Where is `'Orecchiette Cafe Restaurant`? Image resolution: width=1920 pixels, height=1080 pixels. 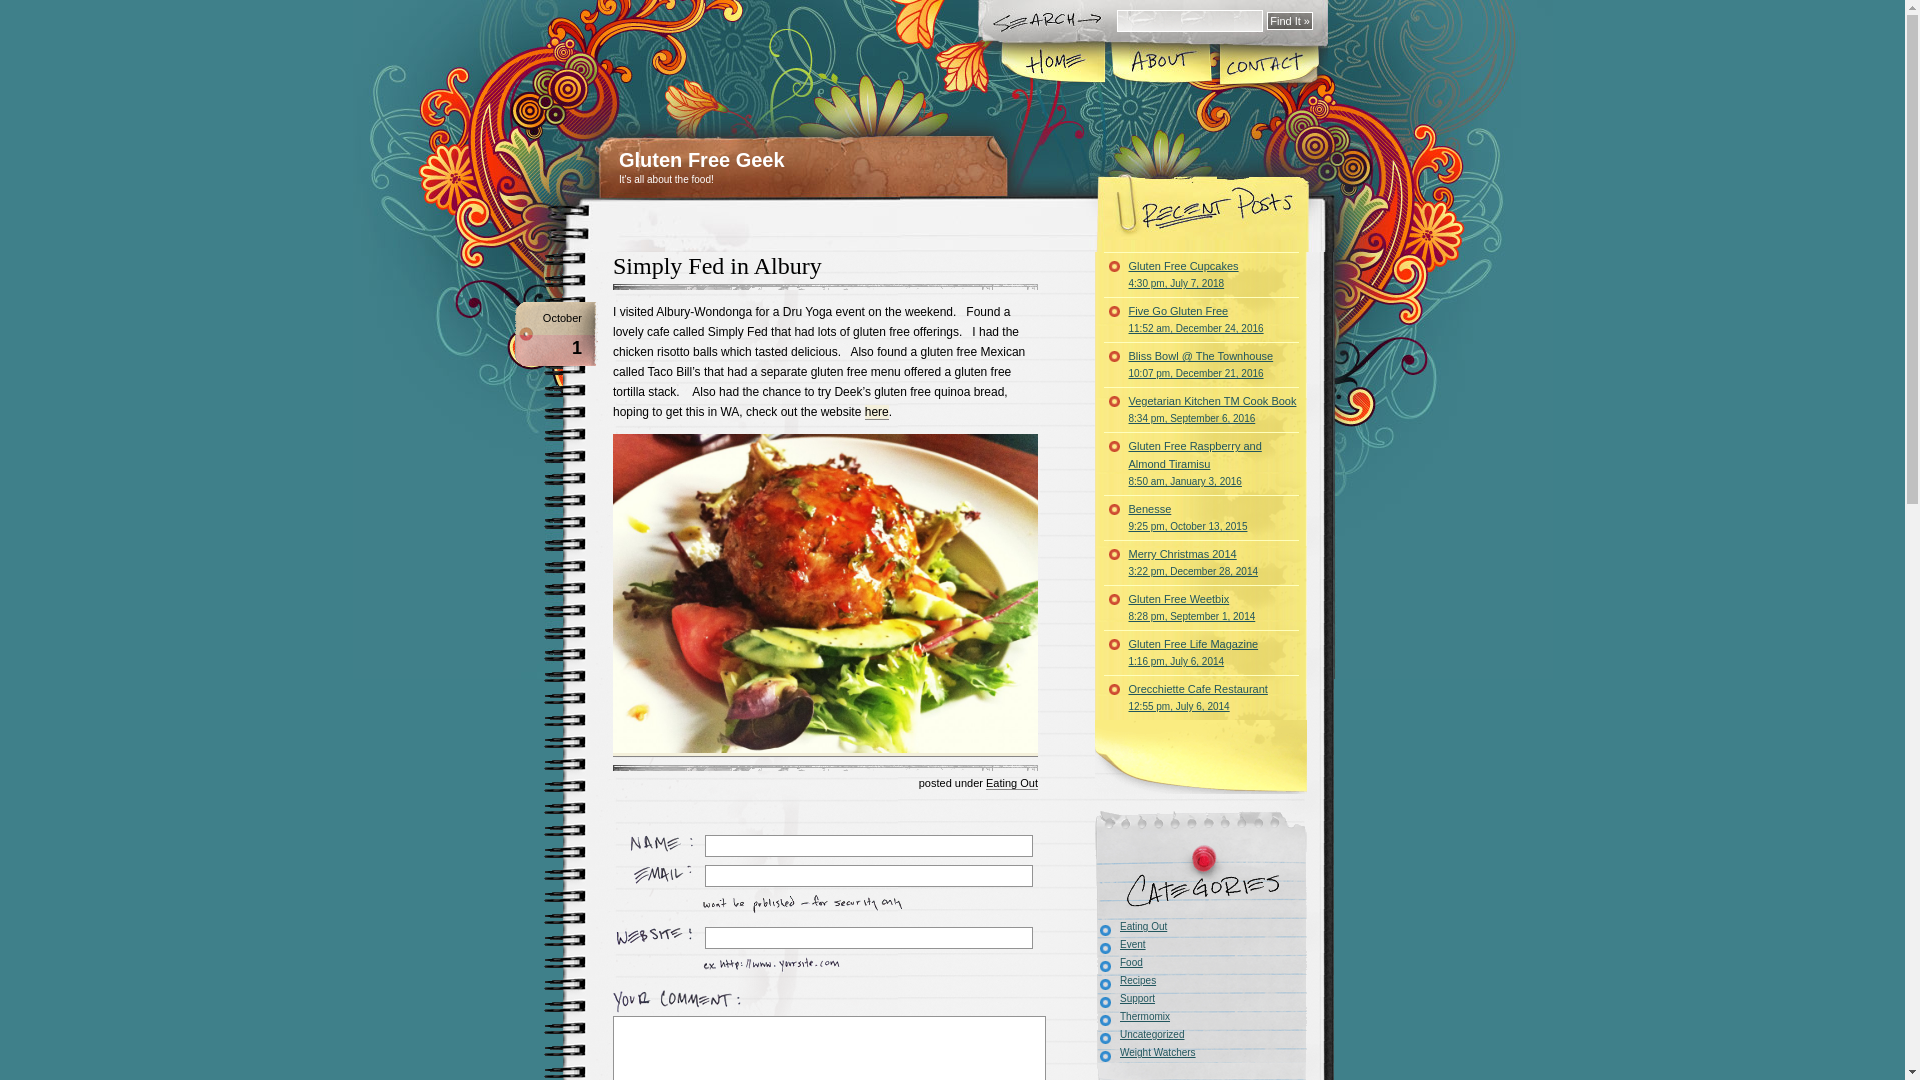 'Orecchiette Cafe Restaurant is located at coordinates (1103, 696).